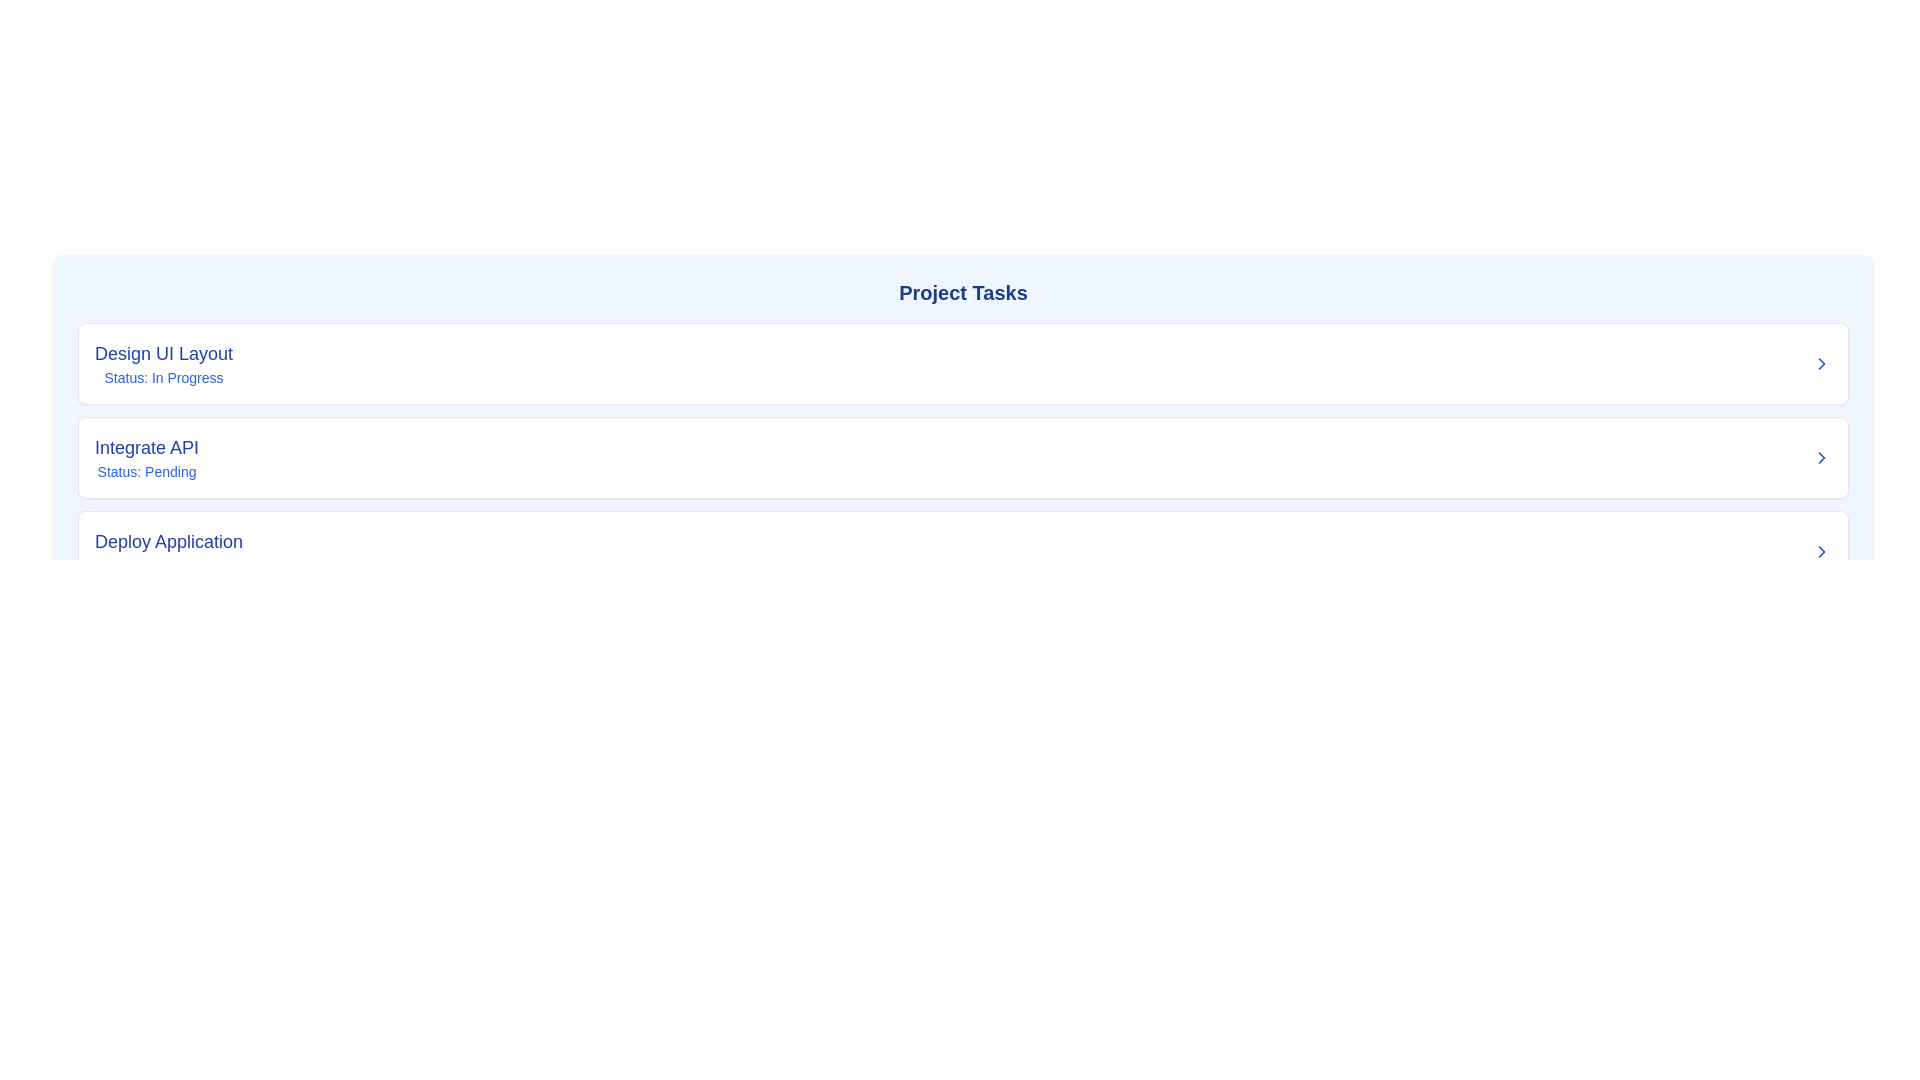  Describe the element at coordinates (1822, 458) in the screenshot. I see `the right-pointing chevron icon, styled in bold blue, located at the far right of the 'Integrate API' section` at that location.